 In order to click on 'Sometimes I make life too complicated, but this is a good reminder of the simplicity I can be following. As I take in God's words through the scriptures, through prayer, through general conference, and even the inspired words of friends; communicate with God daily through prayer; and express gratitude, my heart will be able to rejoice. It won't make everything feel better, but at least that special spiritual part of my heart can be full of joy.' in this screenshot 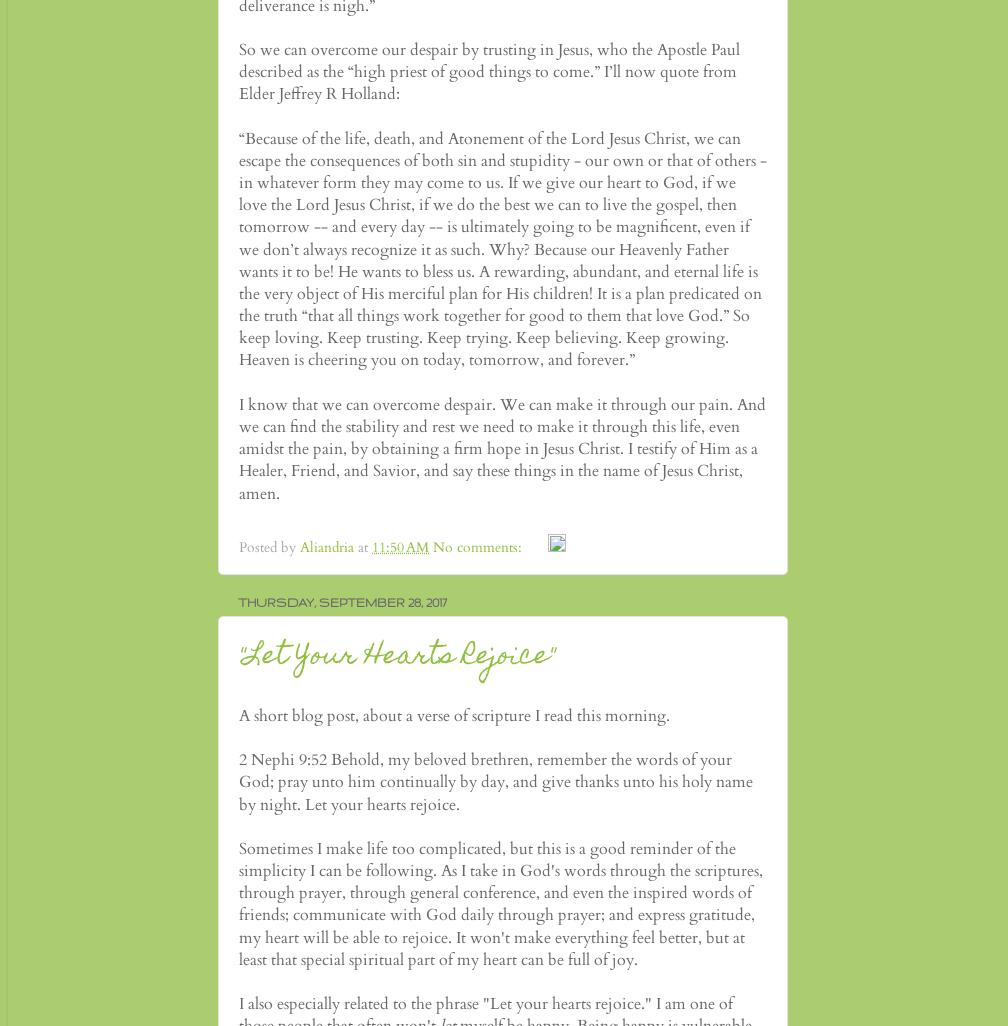, I will do `click(500, 902)`.